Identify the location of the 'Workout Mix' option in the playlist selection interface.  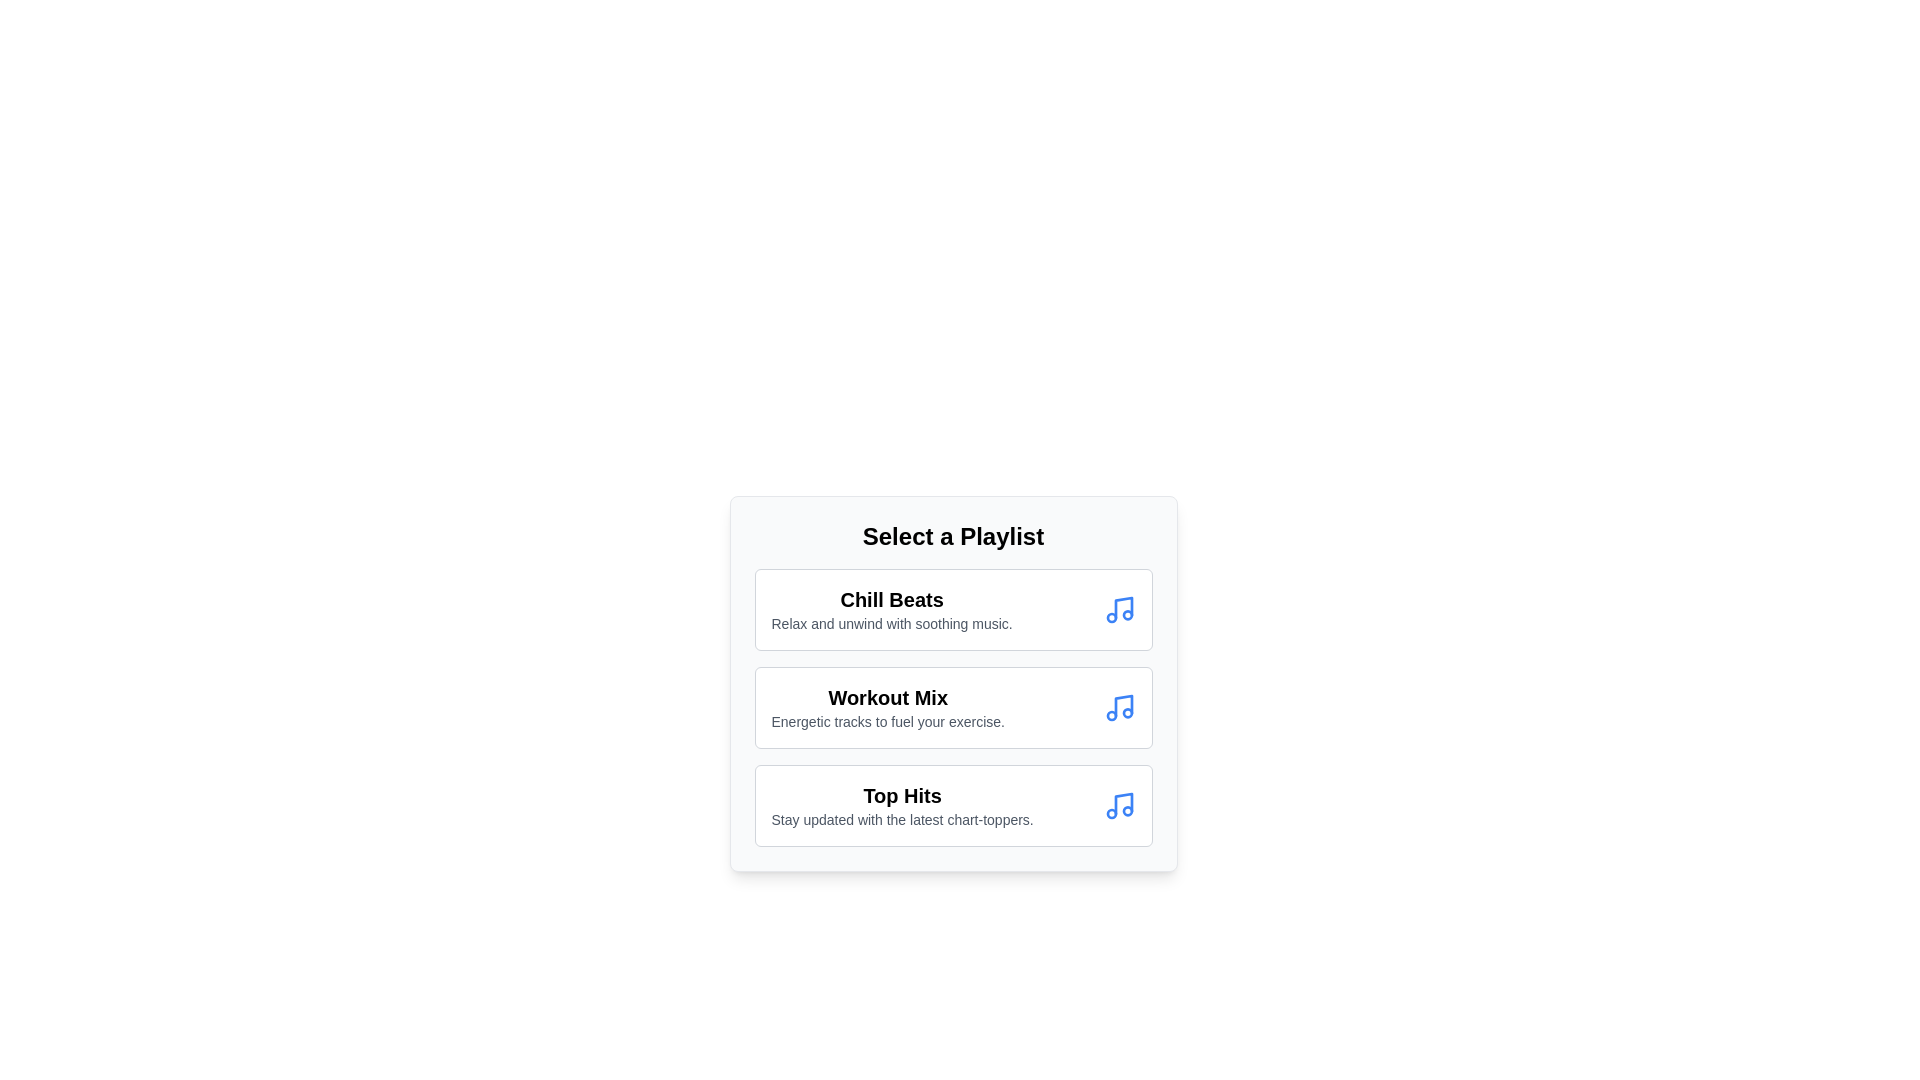
(952, 682).